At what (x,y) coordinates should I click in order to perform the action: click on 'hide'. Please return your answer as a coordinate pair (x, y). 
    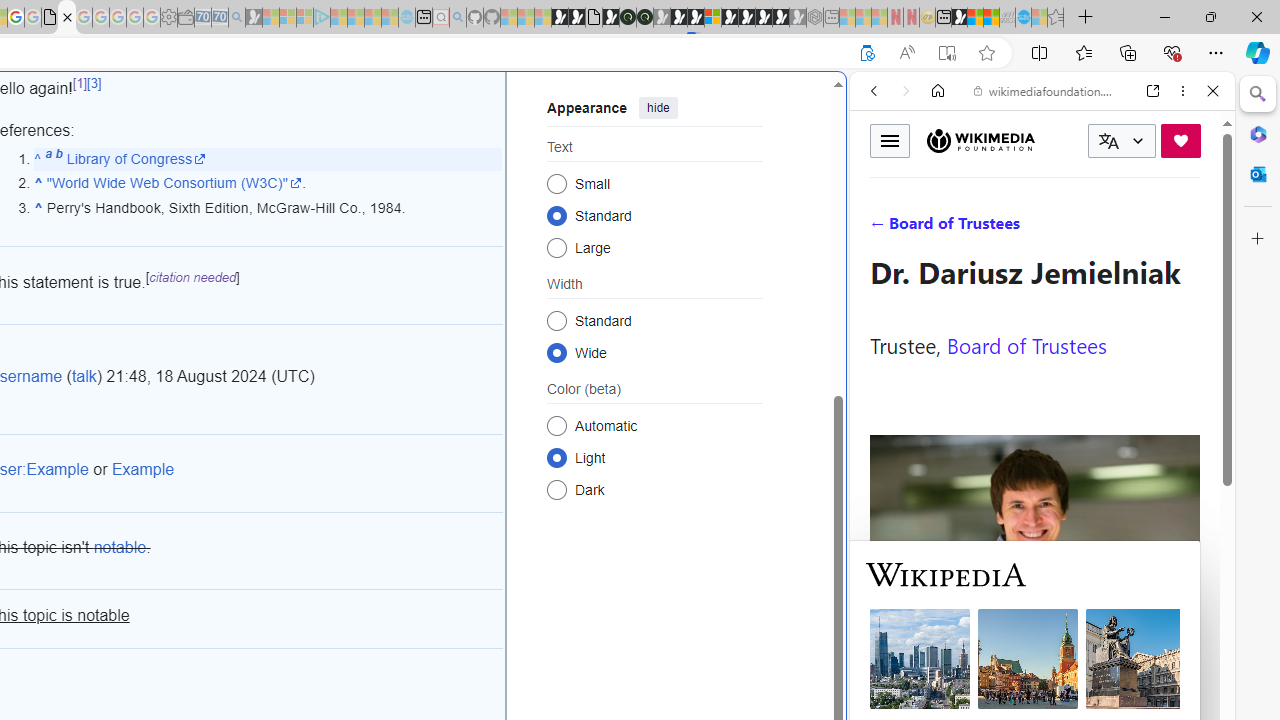
    Looking at the image, I should click on (658, 108).